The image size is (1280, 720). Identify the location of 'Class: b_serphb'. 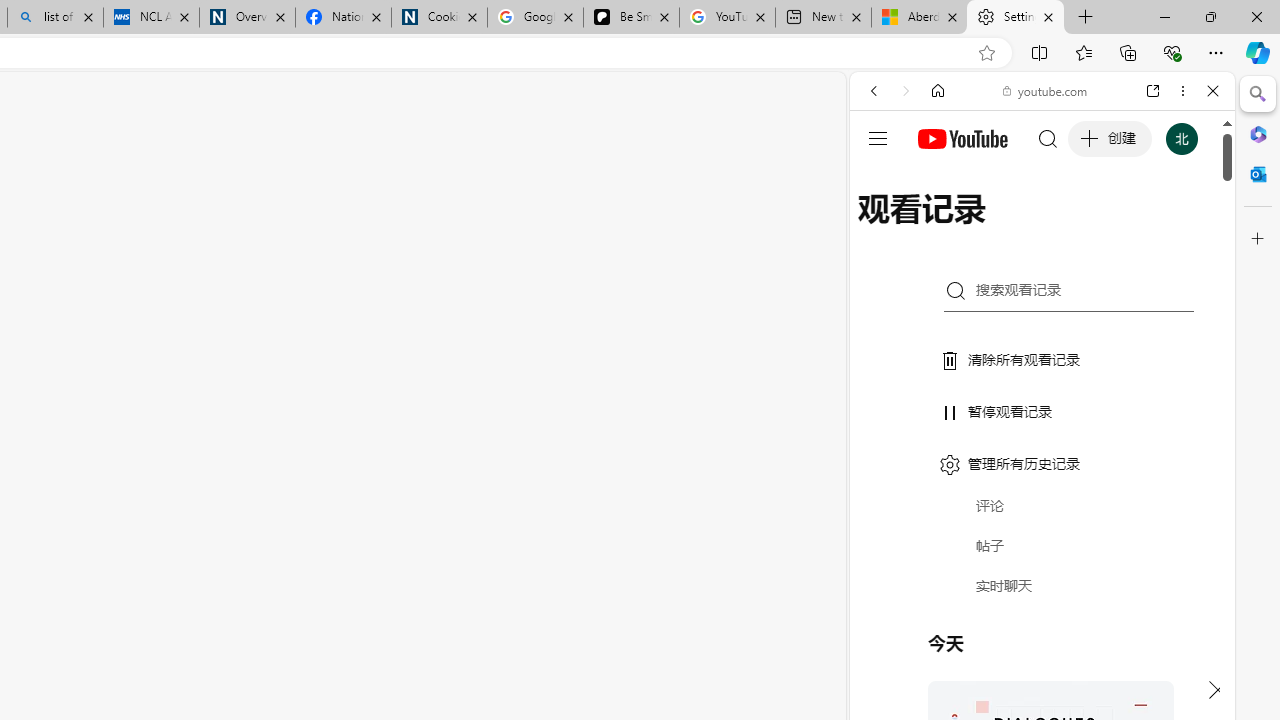
(1190, 229).